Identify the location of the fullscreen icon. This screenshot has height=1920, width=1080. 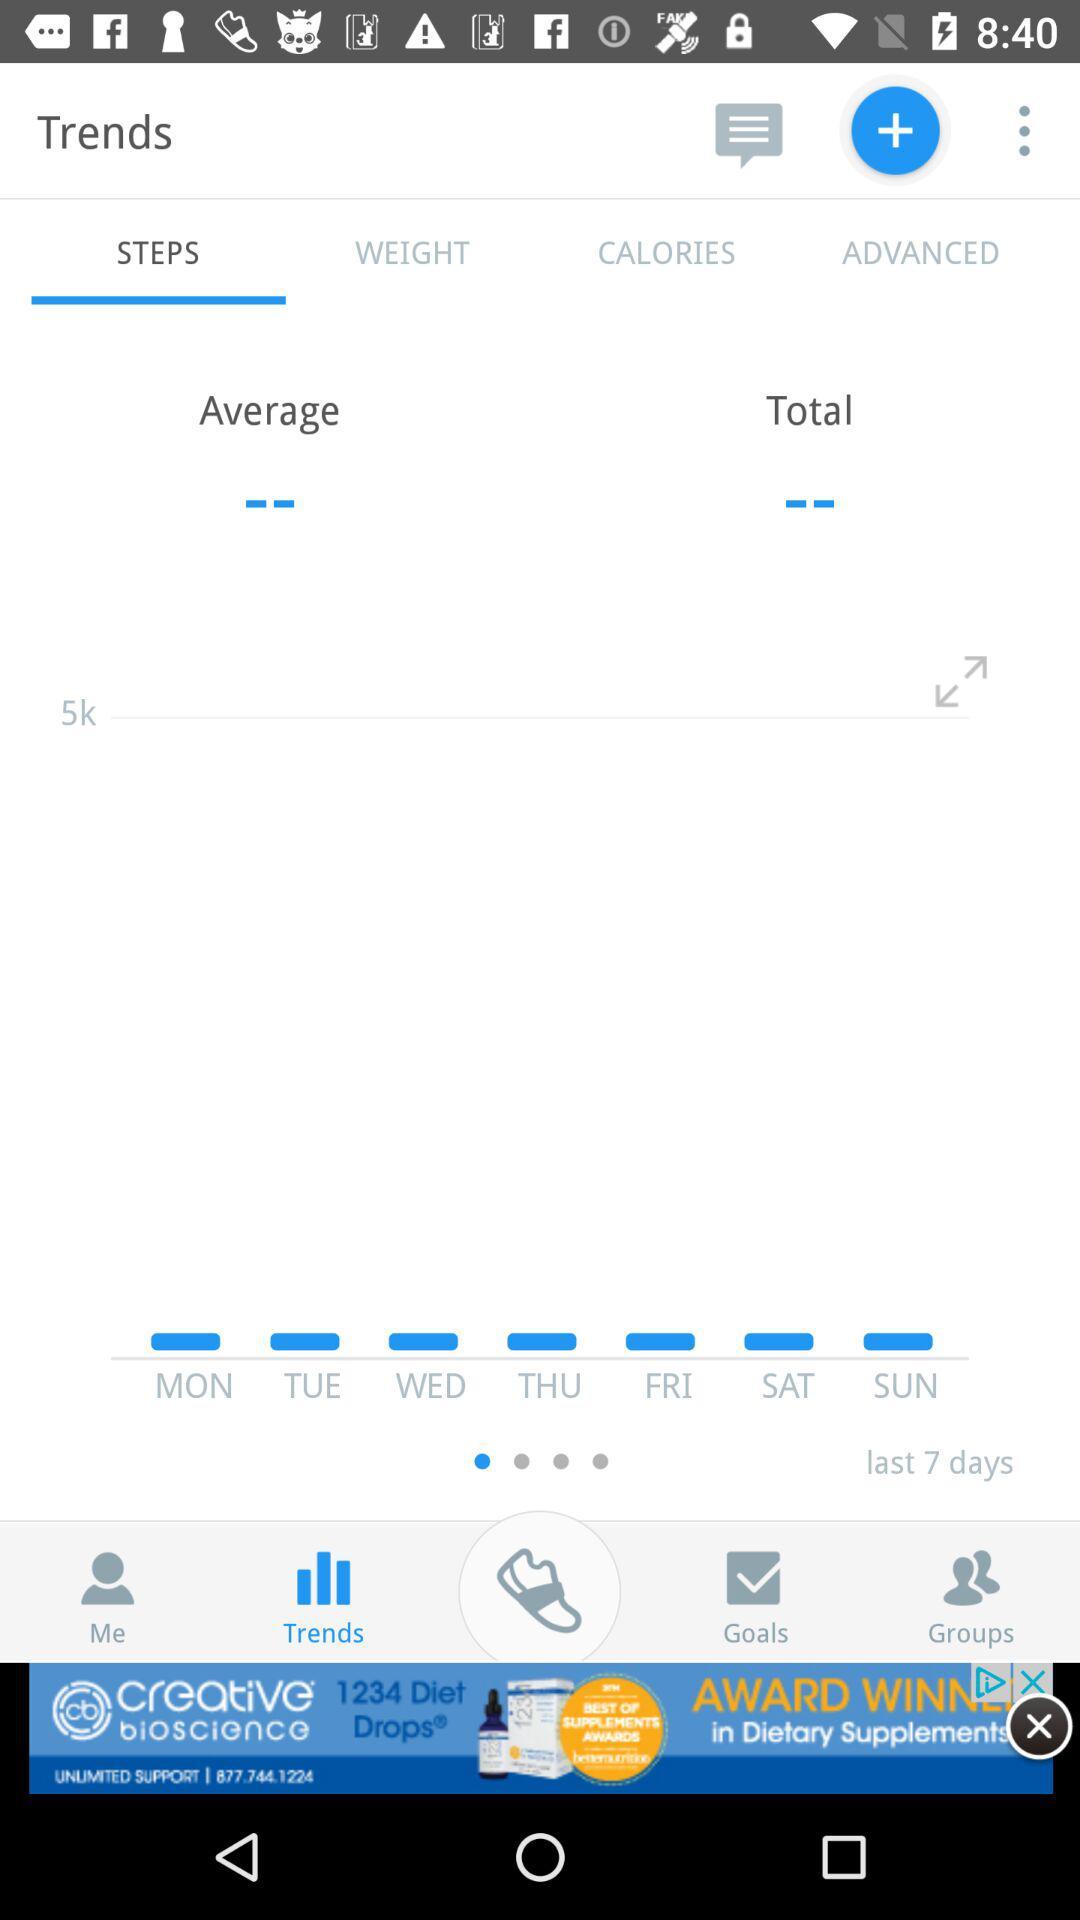
(960, 681).